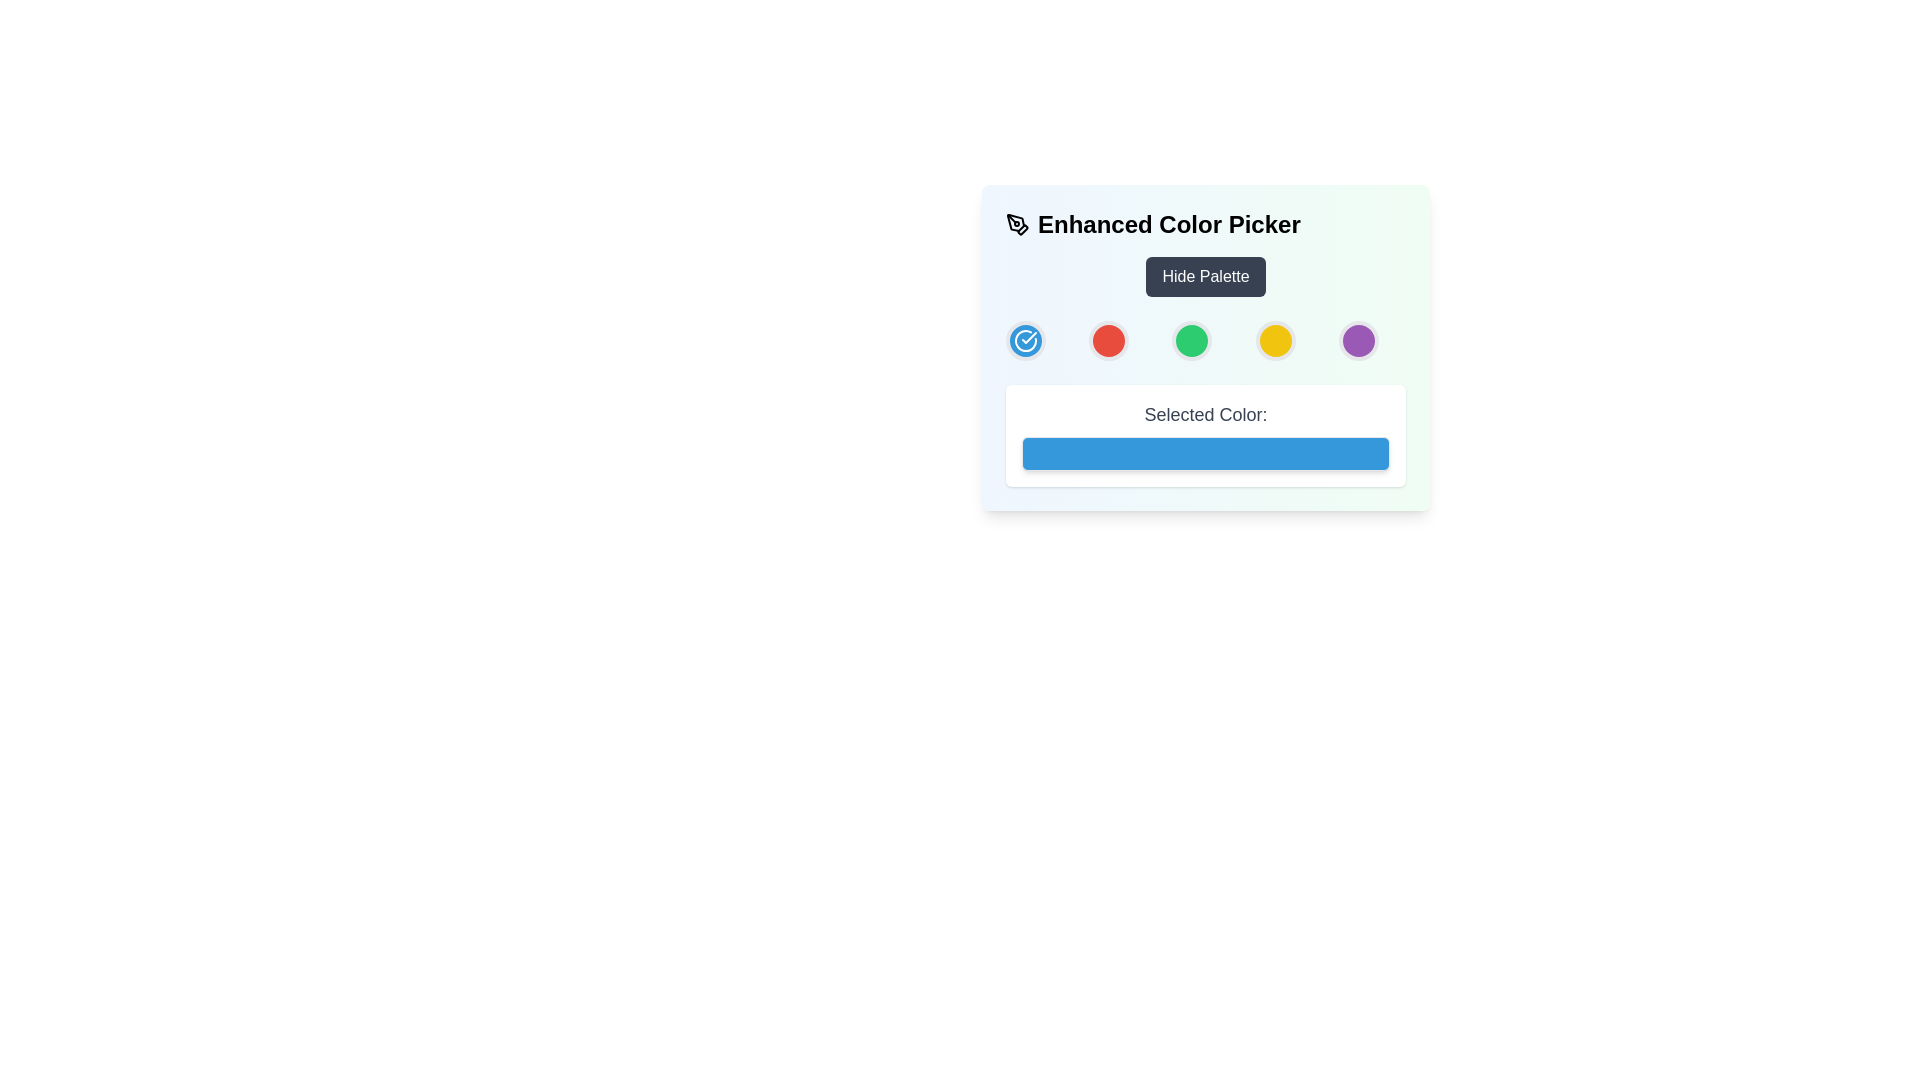 The height and width of the screenshot is (1080, 1920). What do you see at coordinates (1204, 346) in the screenshot?
I see `the selectable color option located in the middle of a horizontal row of circular elements, which is directly below the 'Hide Palette' button and above the 'Selected Color:' section` at bounding box center [1204, 346].